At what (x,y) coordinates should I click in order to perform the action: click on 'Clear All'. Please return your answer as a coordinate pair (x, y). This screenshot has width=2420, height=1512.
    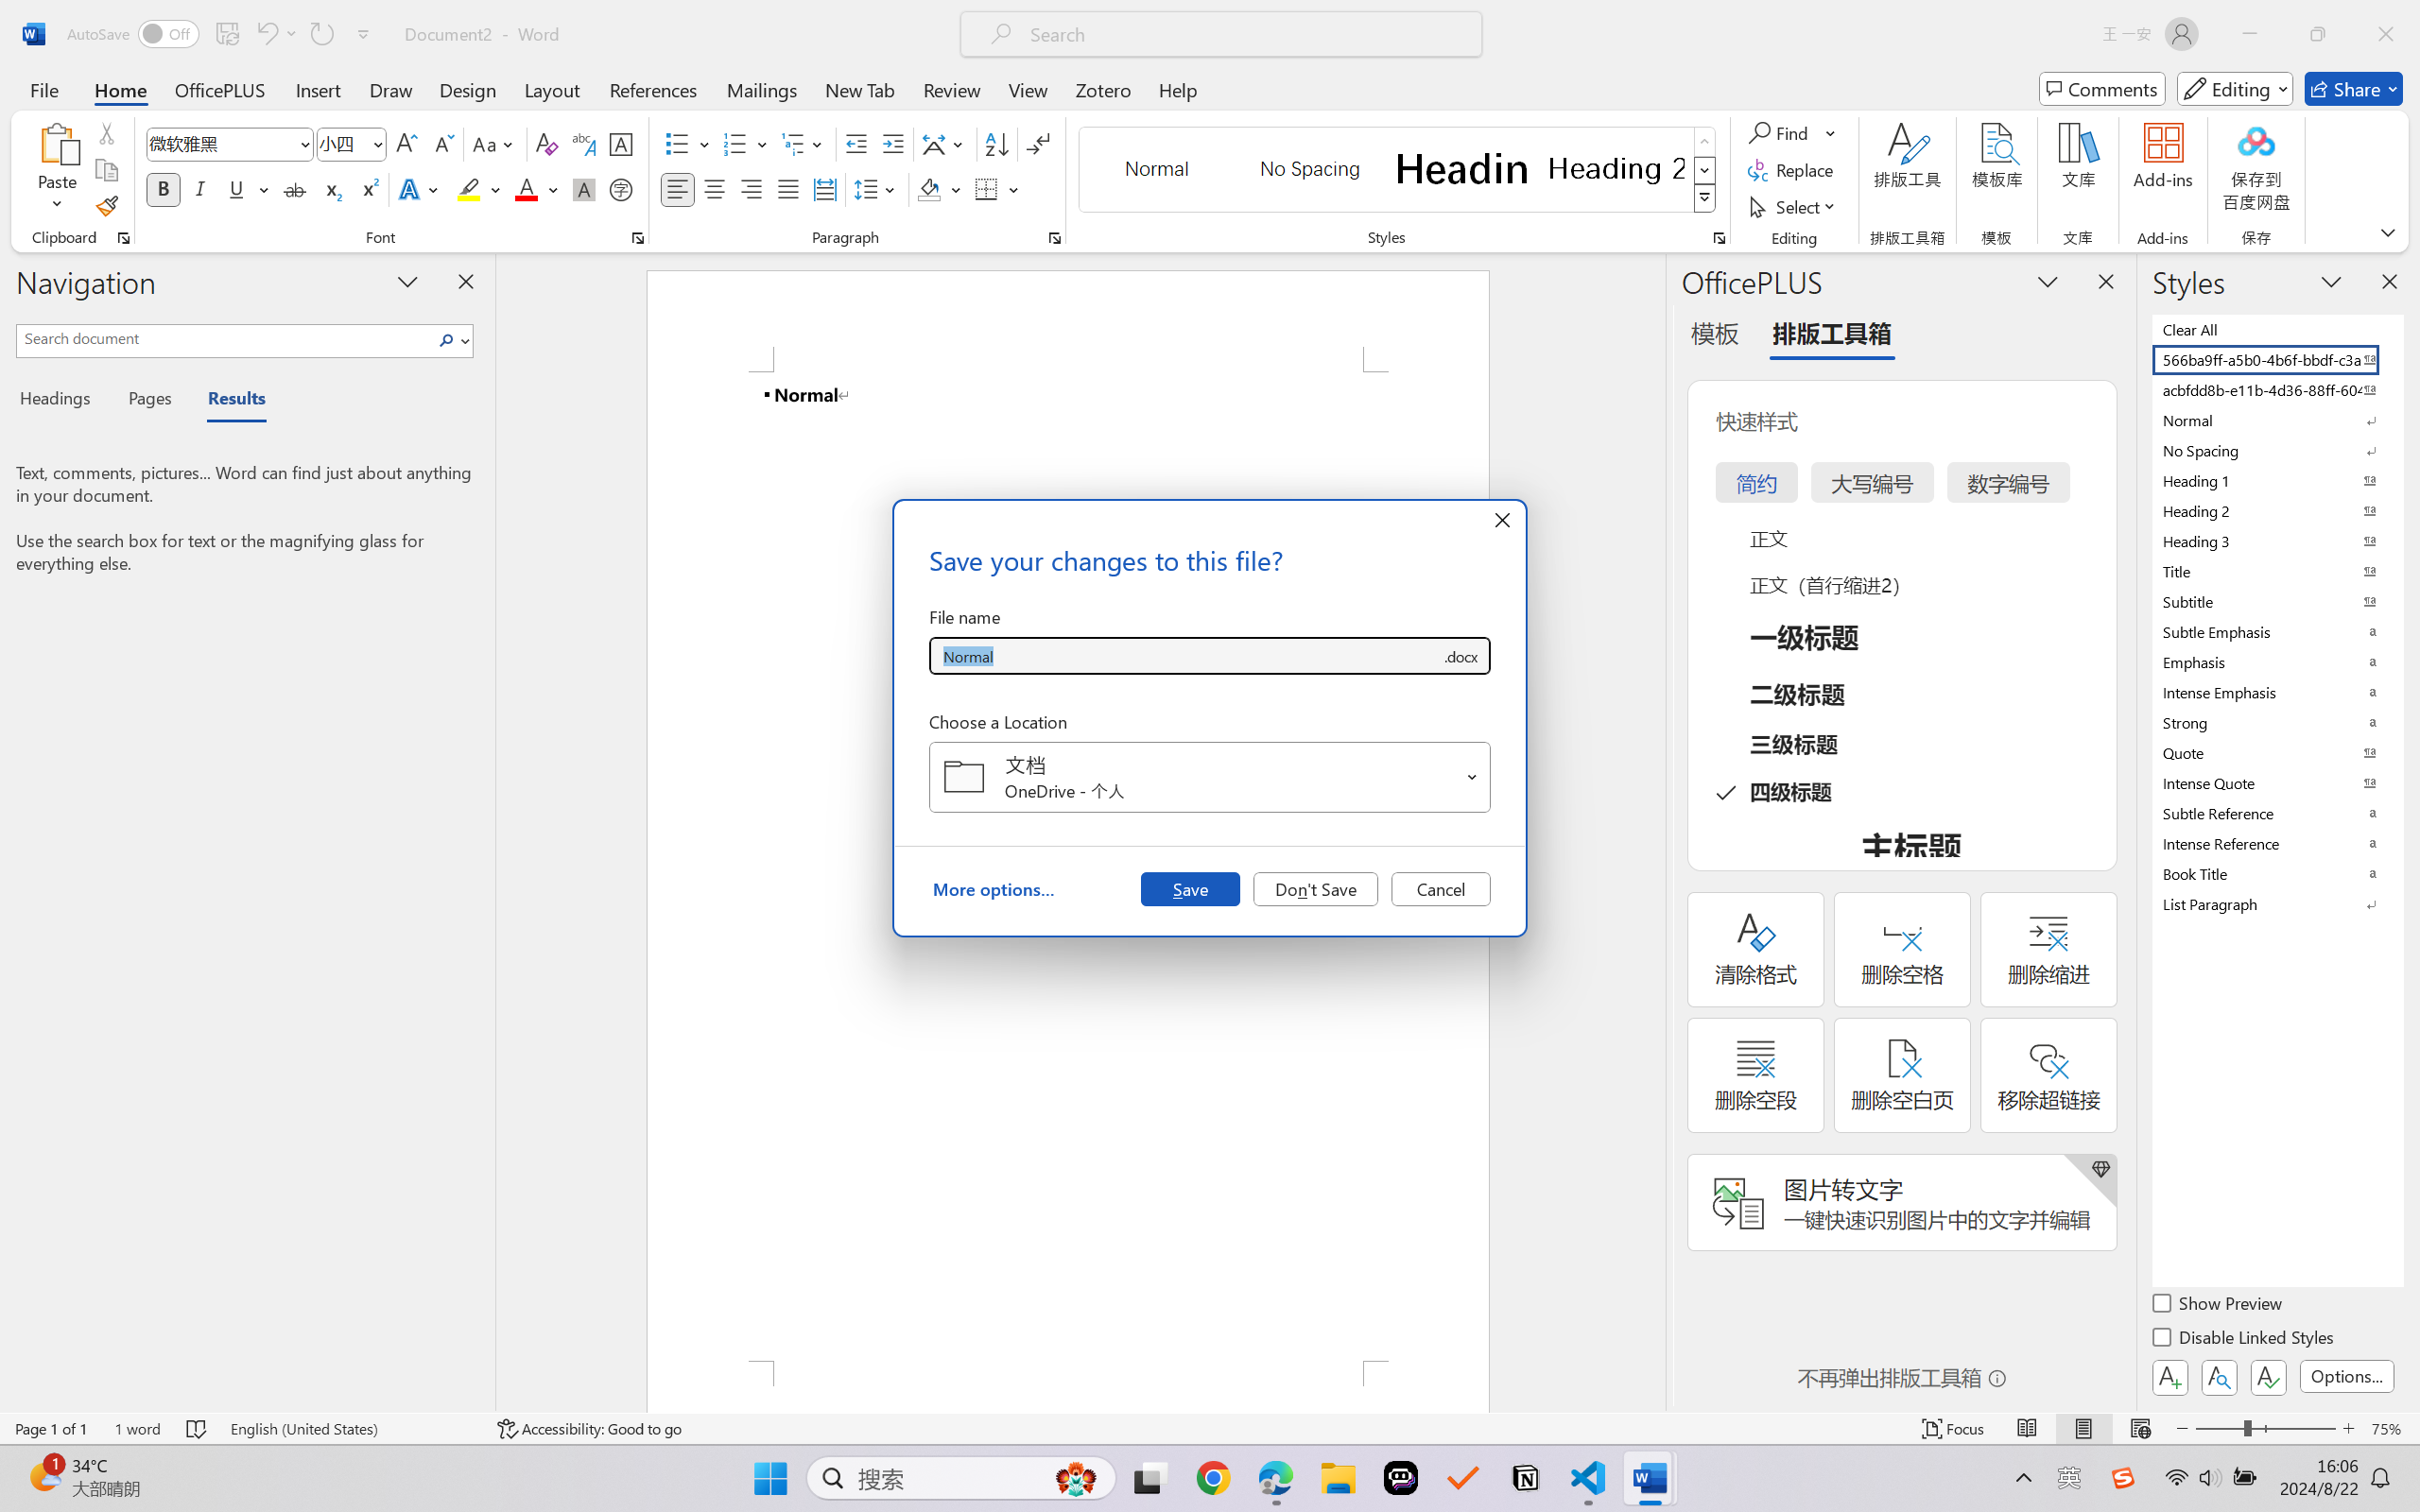
    Looking at the image, I should click on (2275, 328).